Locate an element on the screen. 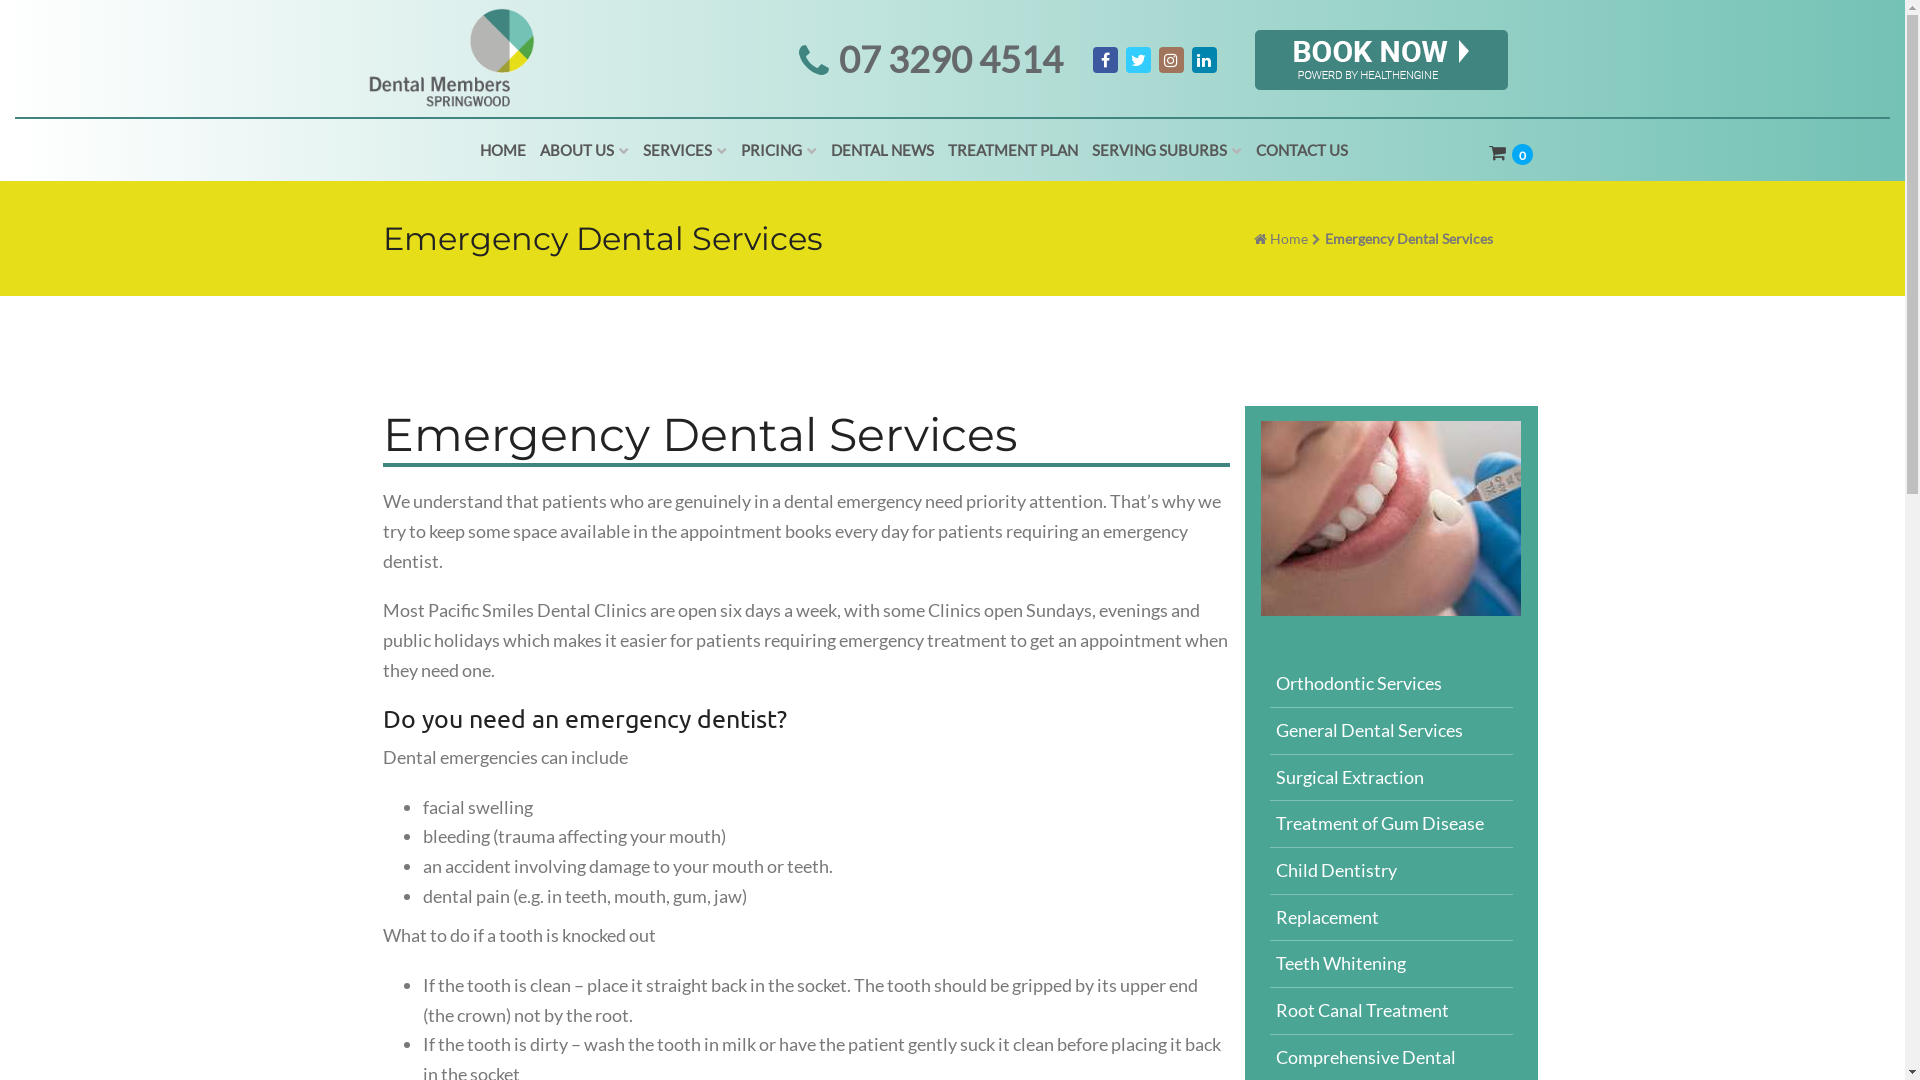 This screenshot has width=1920, height=1080. 'Linkedin' is located at coordinates (1203, 59).